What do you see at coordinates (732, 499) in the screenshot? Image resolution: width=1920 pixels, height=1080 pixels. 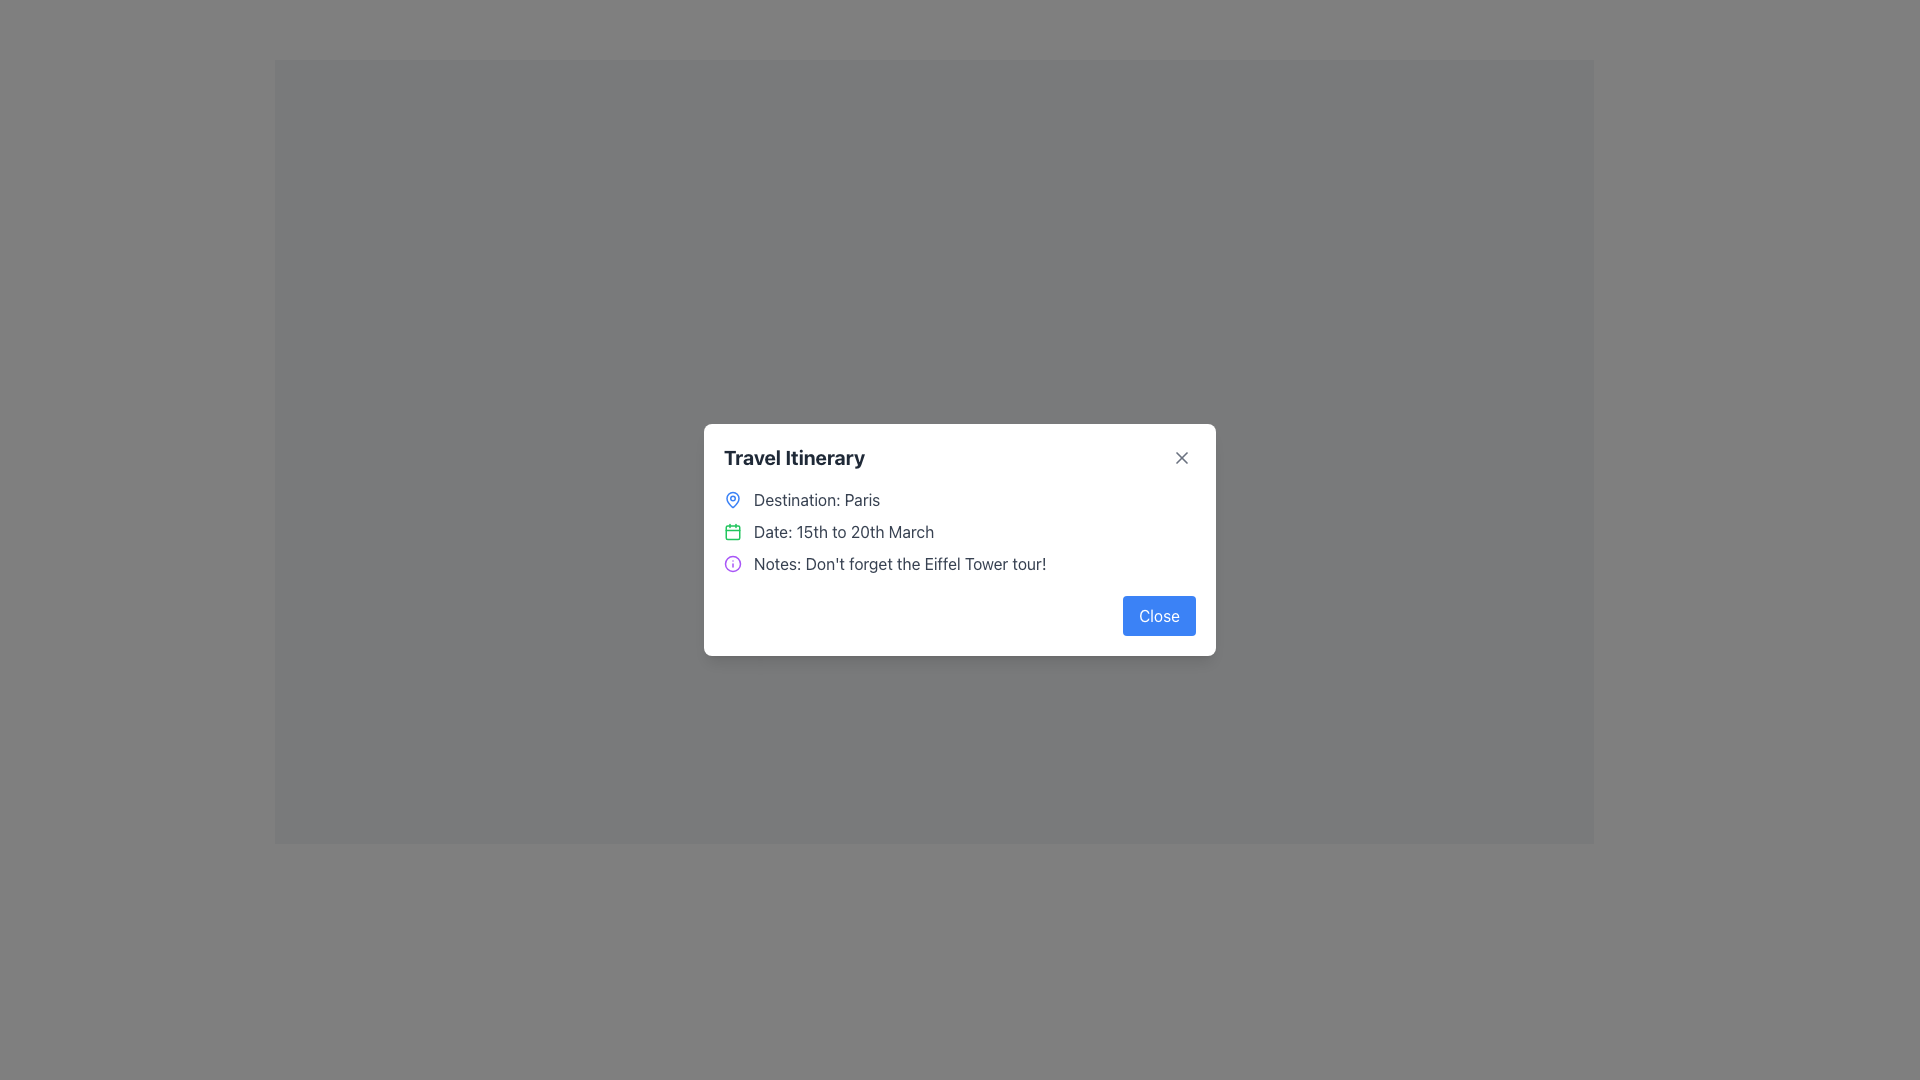 I see `the blue map pin icon that denotes a location, located to the left of the text 'Destination: Paris'` at bounding box center [732, 499].